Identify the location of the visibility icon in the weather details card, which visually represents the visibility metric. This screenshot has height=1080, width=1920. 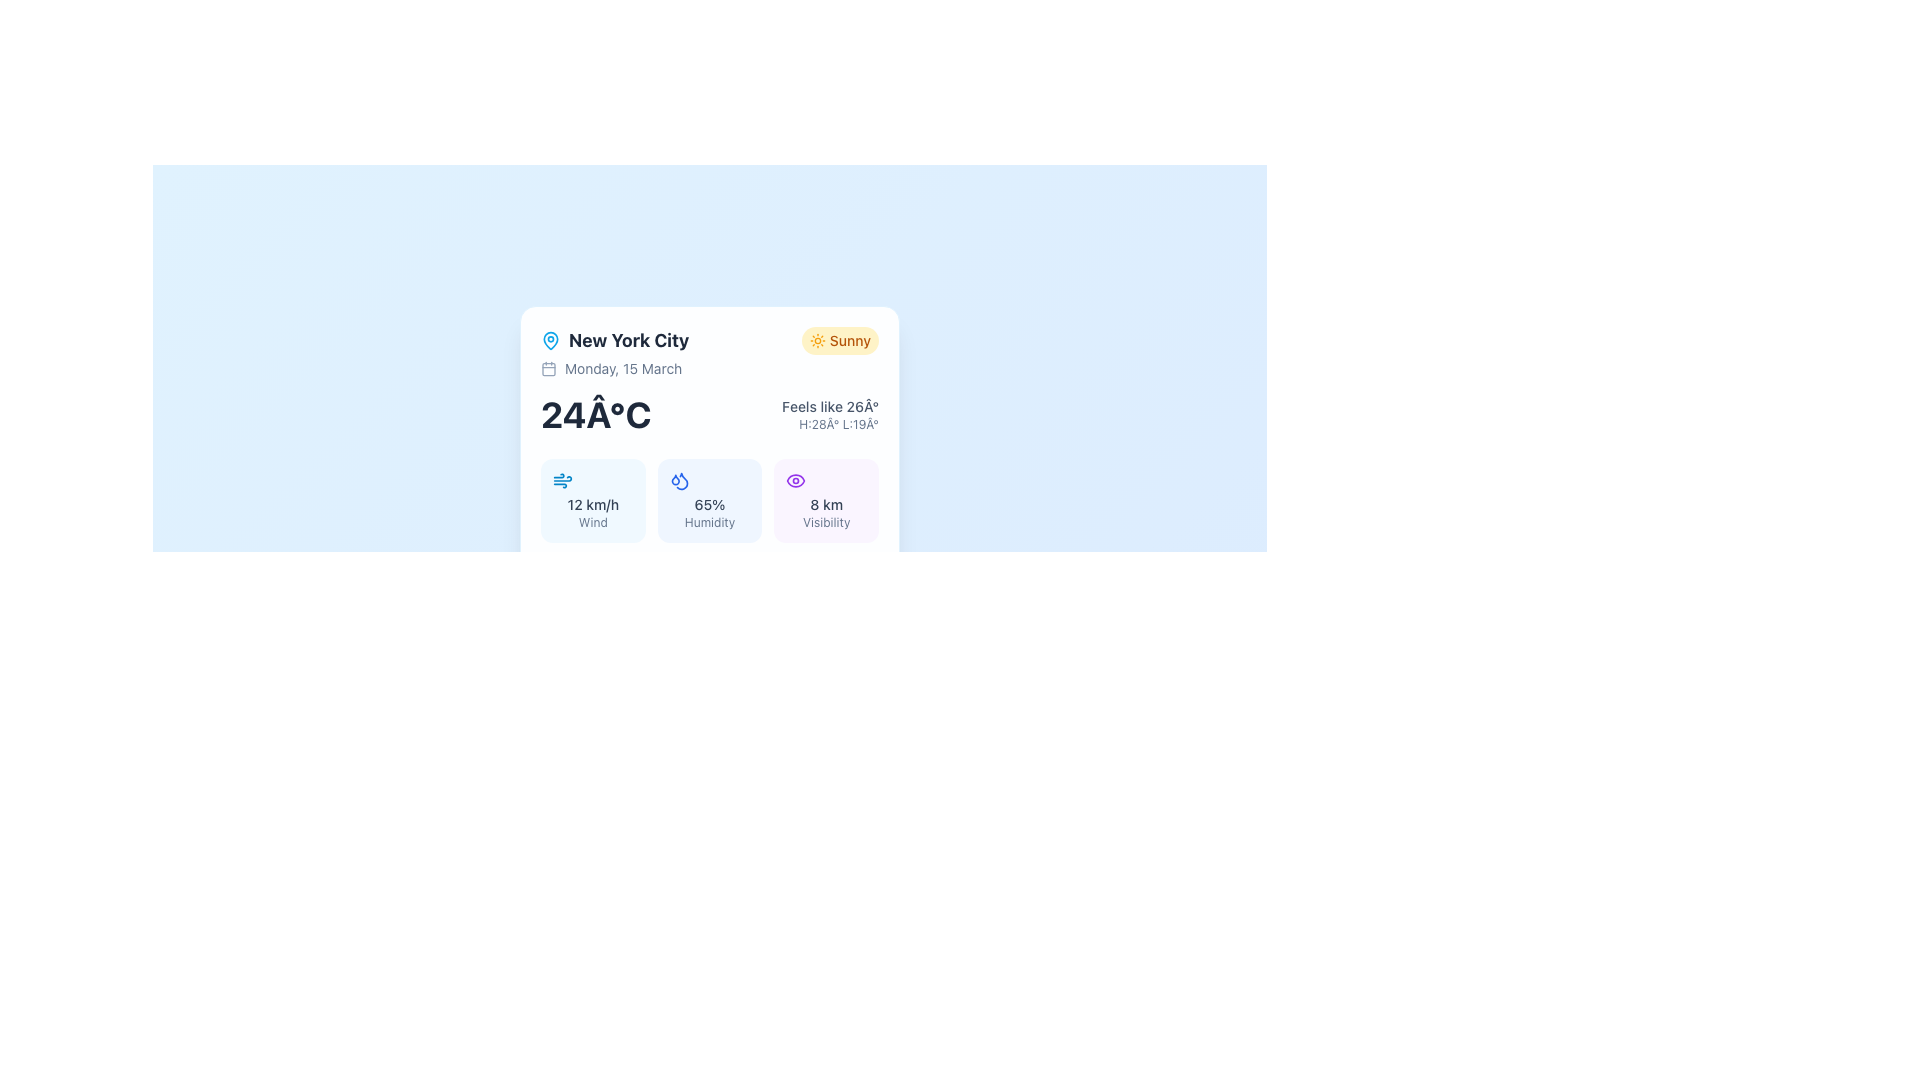
(795, 481).